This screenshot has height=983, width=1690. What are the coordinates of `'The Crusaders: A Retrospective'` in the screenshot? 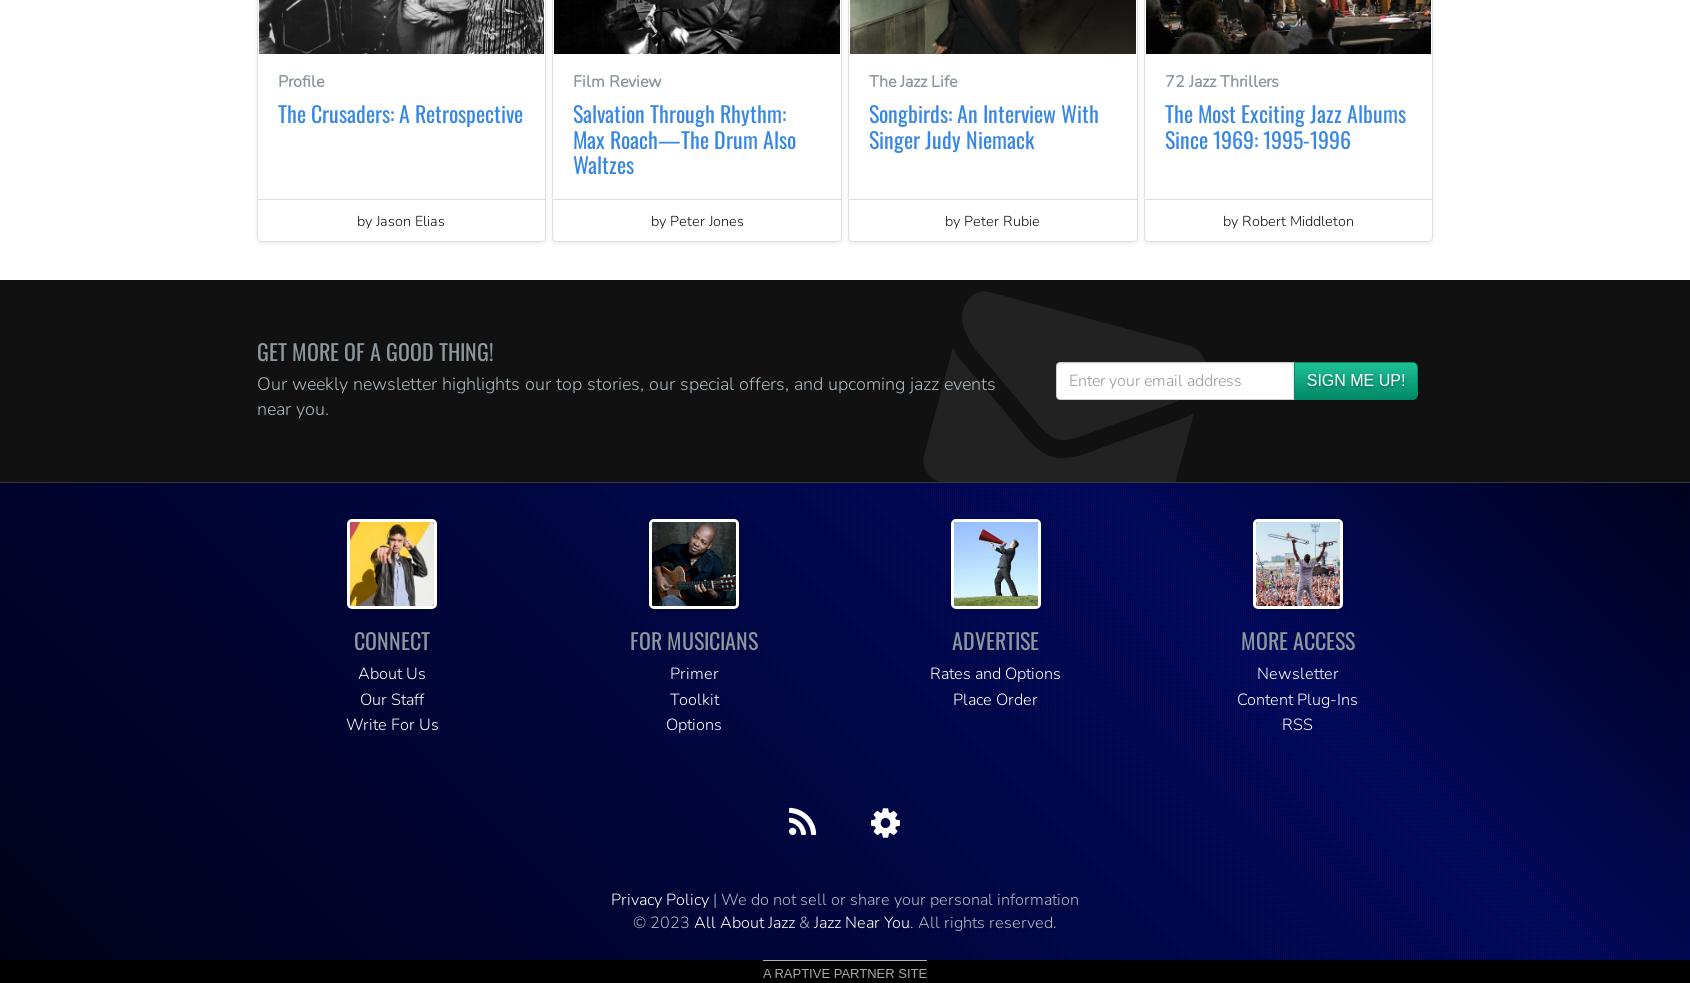 It's located at (398, 110).